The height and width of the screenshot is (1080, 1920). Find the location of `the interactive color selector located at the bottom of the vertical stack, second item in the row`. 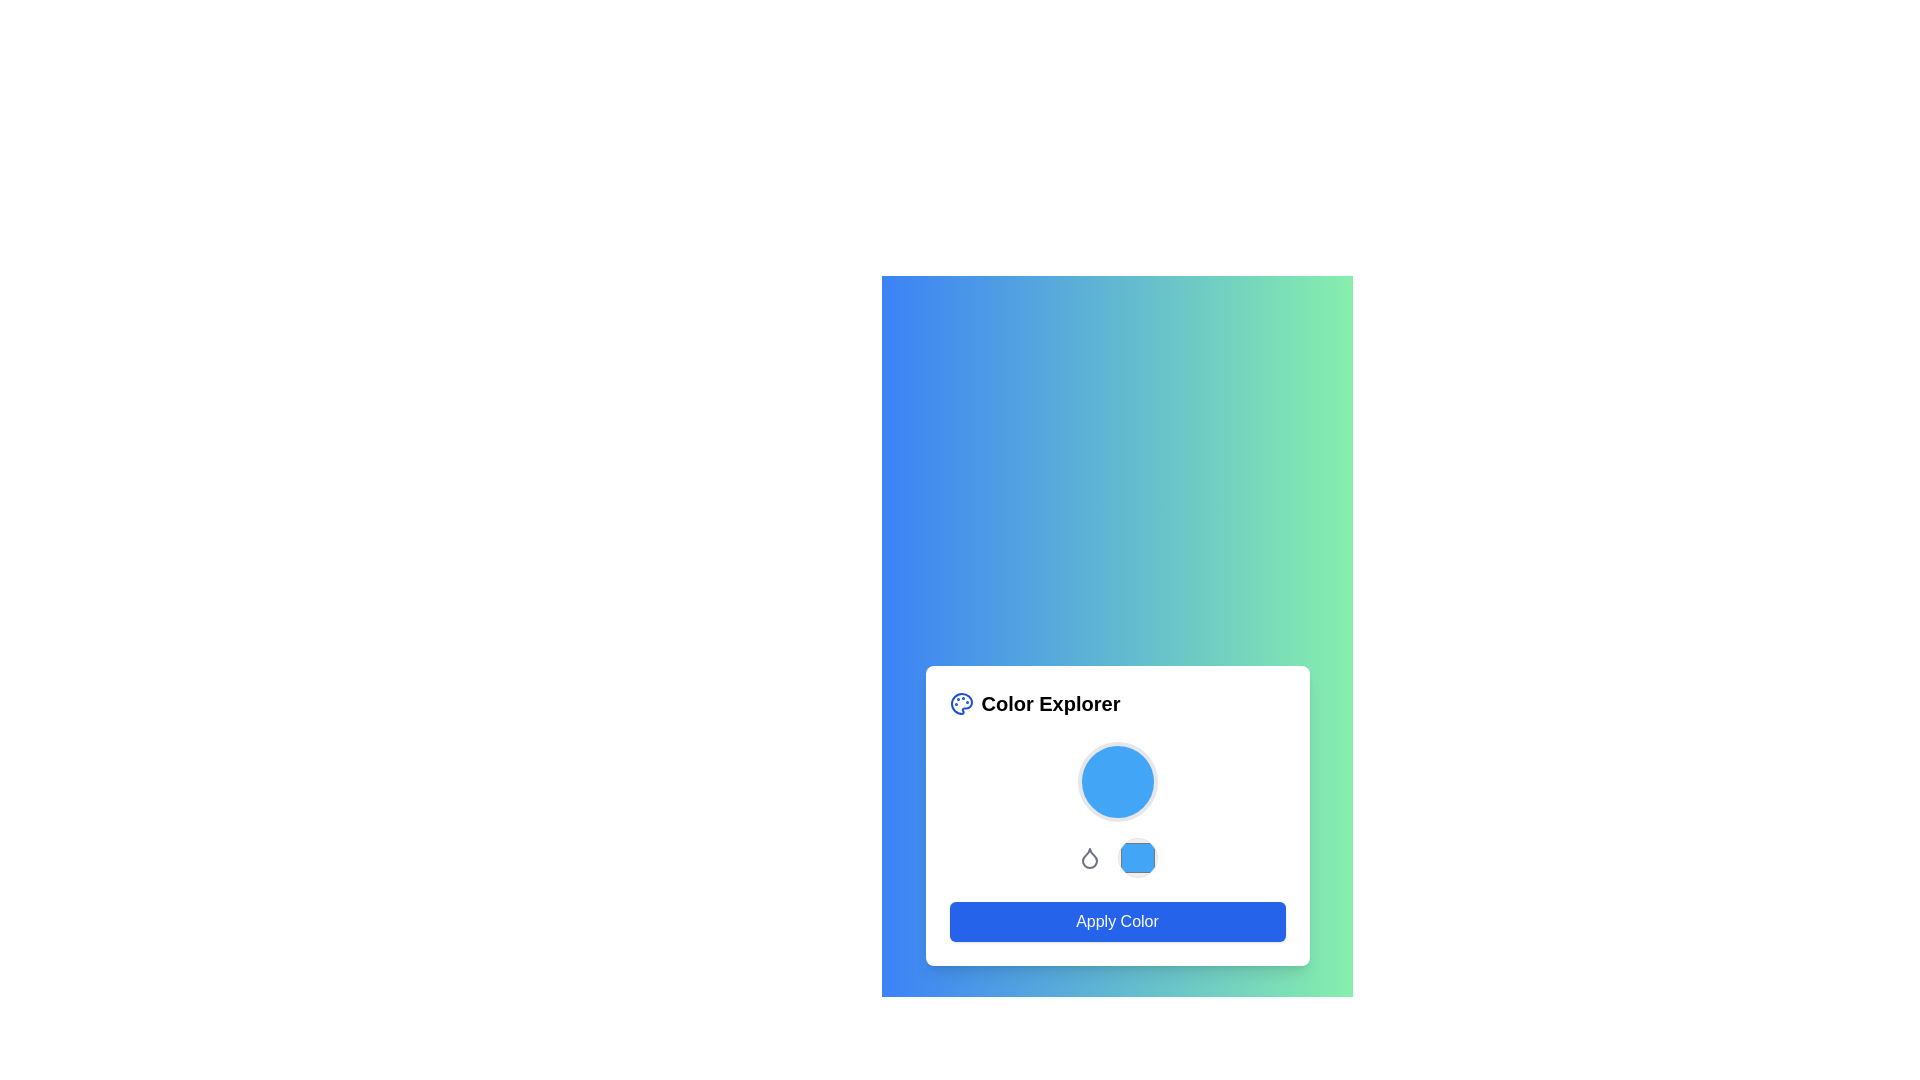

the interactive color selector located at the bottom of the vertical stack, second item in the row is located at coordinates (1116, 856).